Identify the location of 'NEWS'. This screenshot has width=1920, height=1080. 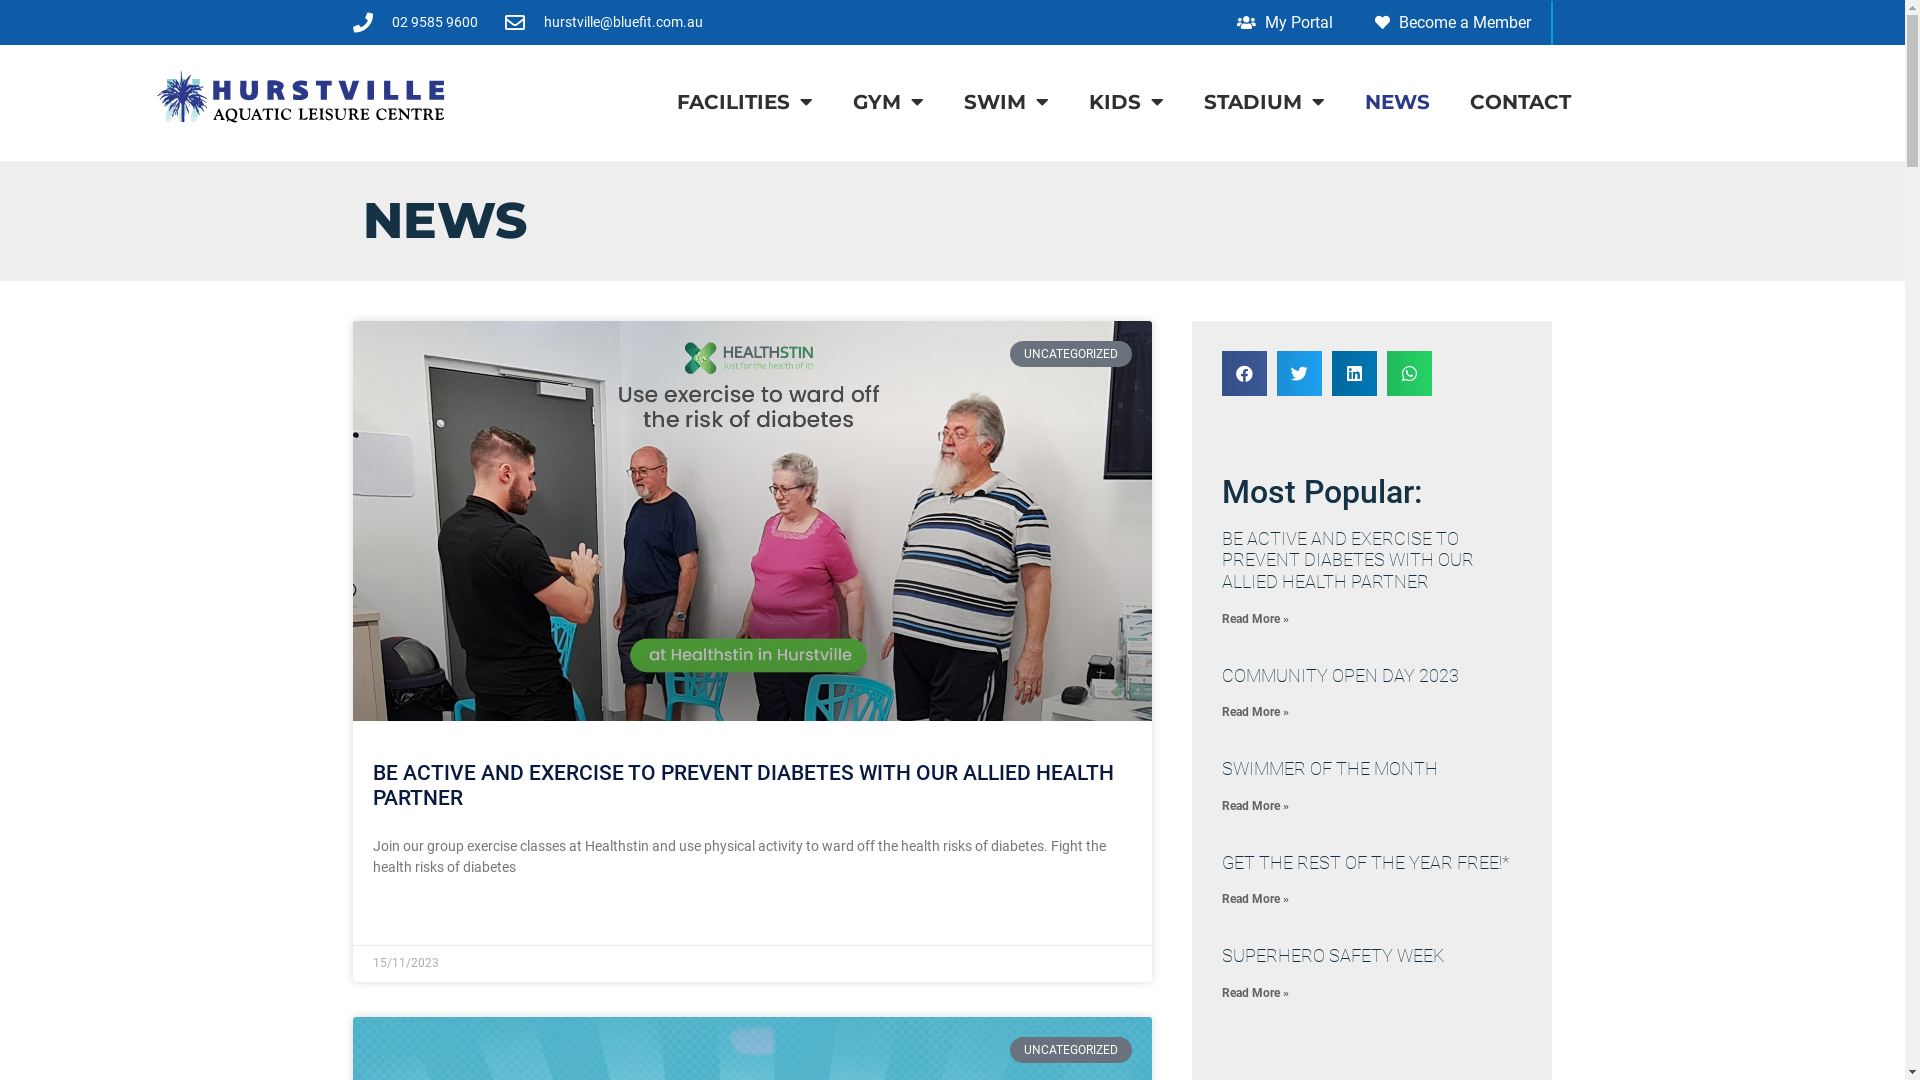
(1396, 101).